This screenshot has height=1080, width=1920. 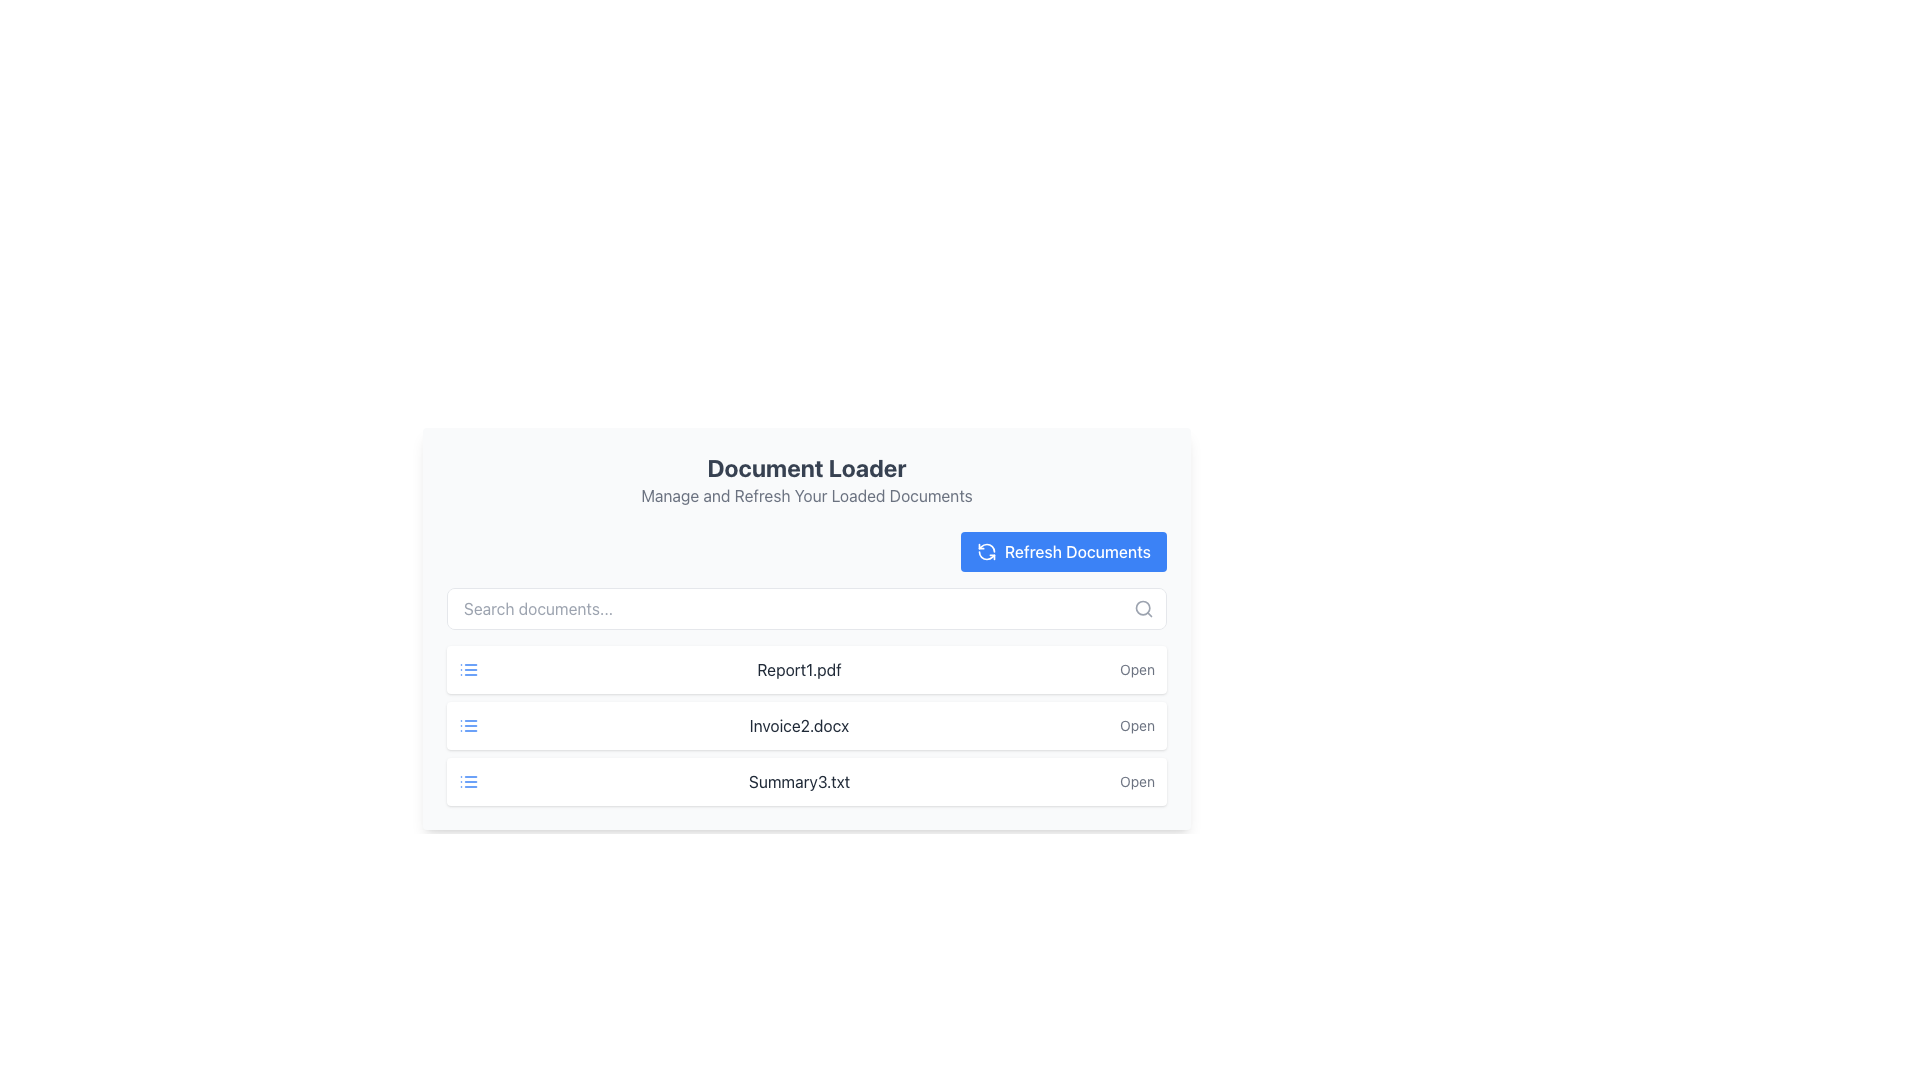 What do you see at coordinates (1137, 781) in the screenshot?
I see `the interactive link at the rightmost end of the row` at bounding box center [1137, 781].